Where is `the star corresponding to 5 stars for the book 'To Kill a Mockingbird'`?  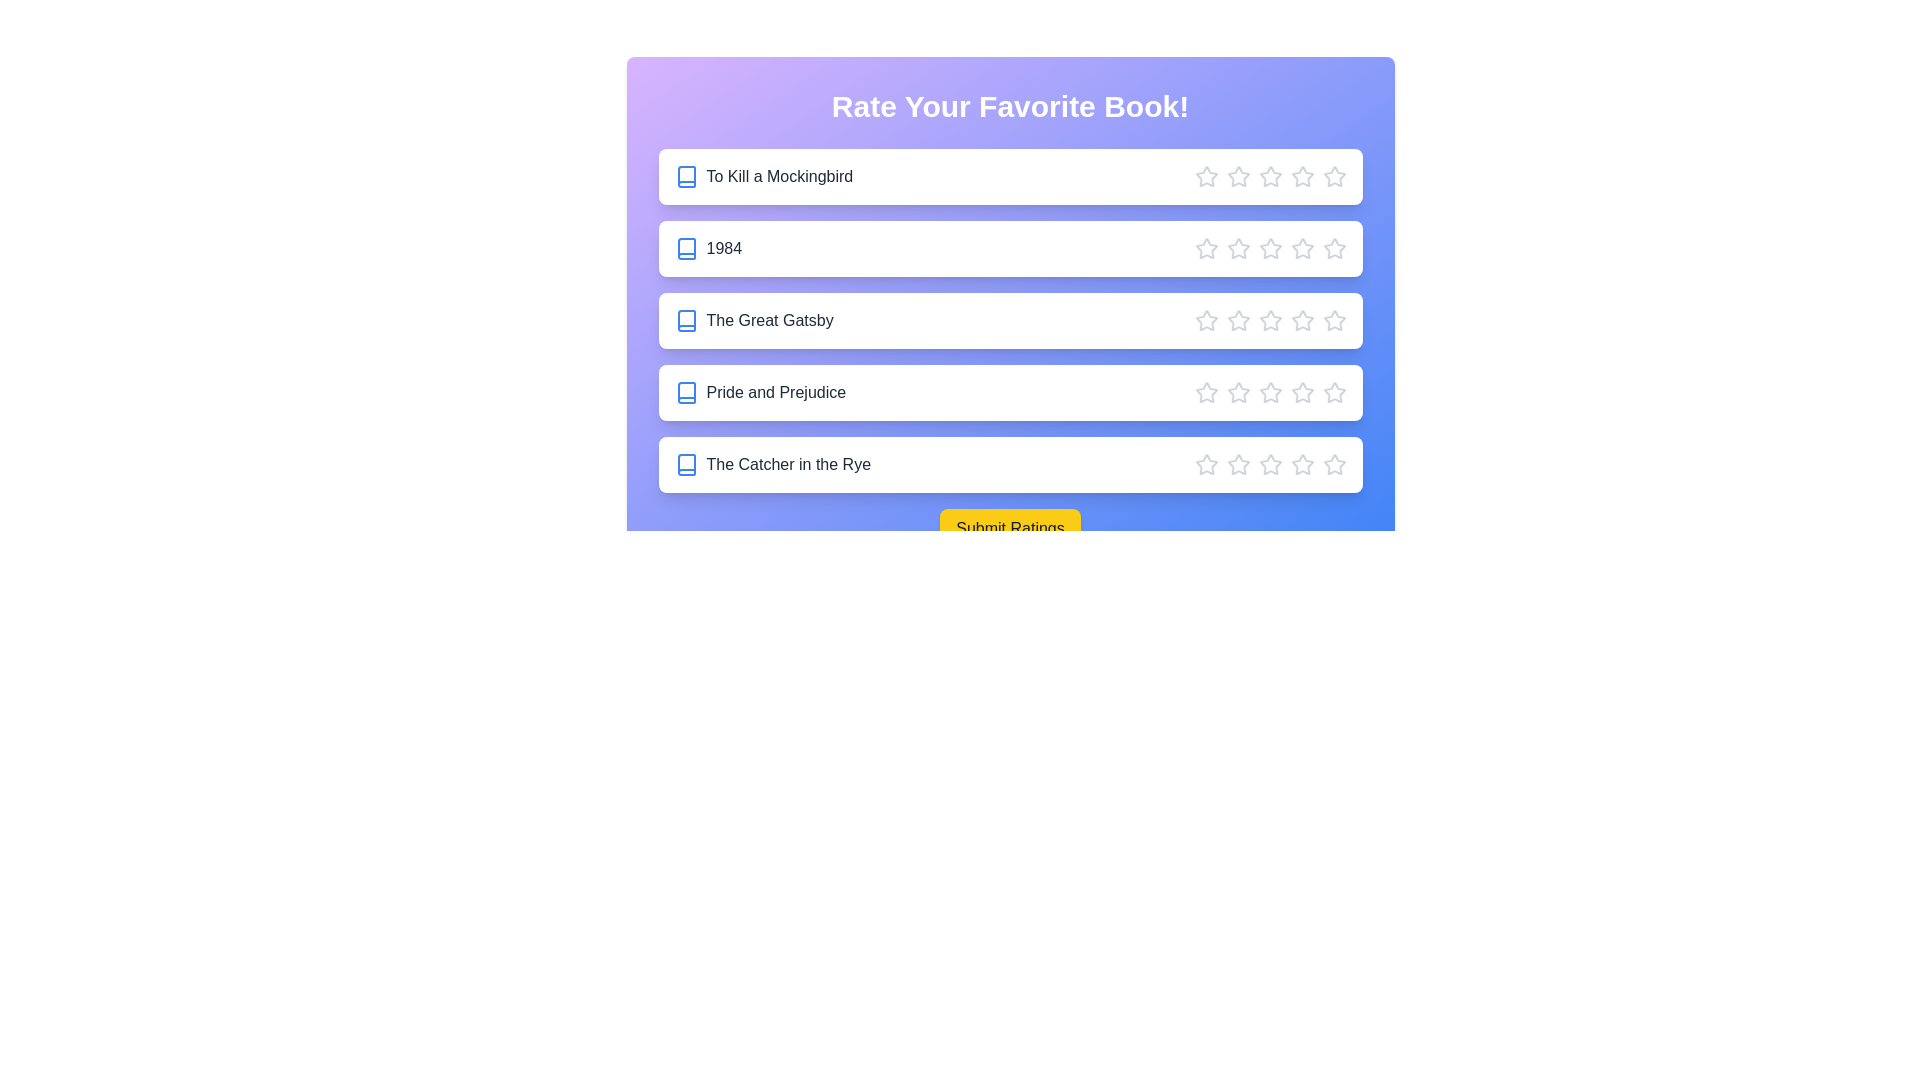
the star corresponding to 5 stars for the book 'To Kill a Mockingbird' is located at coordinates (1334, 176).